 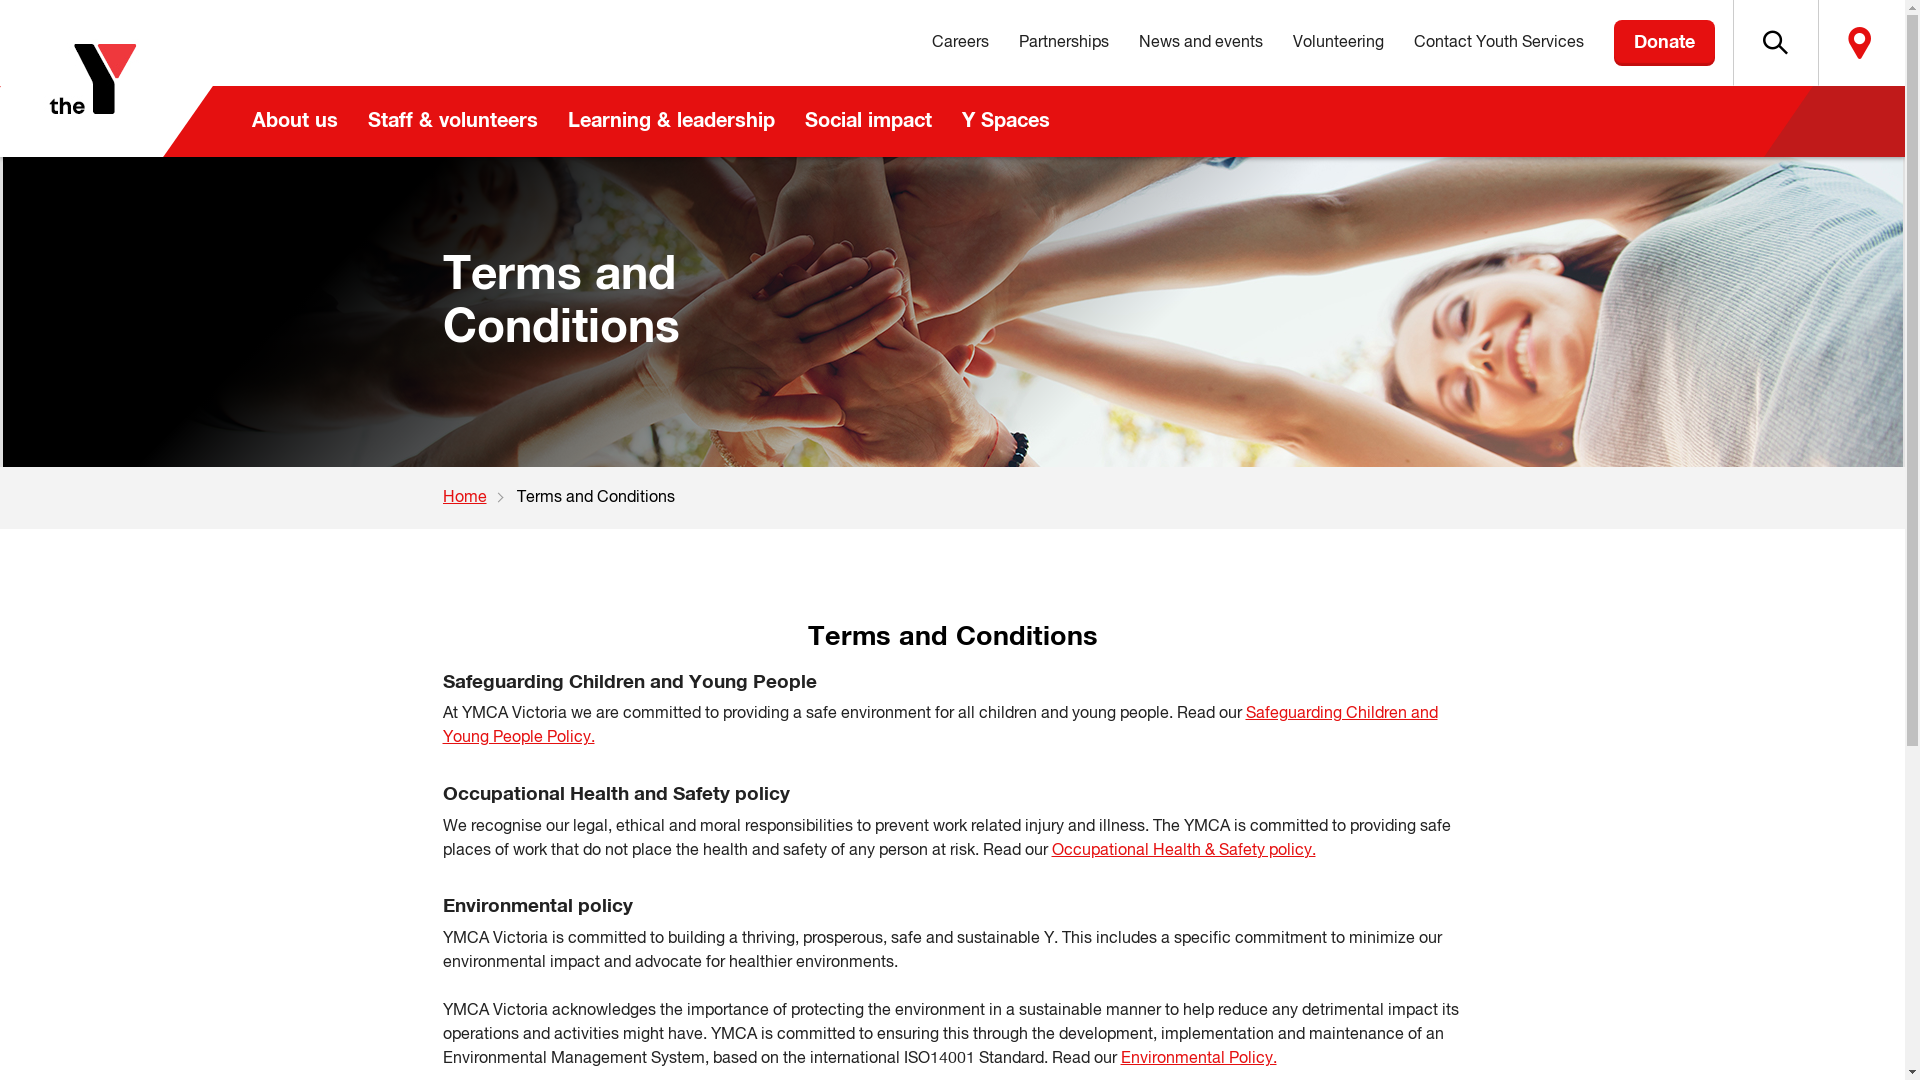 I want to click on 'Y Spaces', so click(x=1004, y=121).